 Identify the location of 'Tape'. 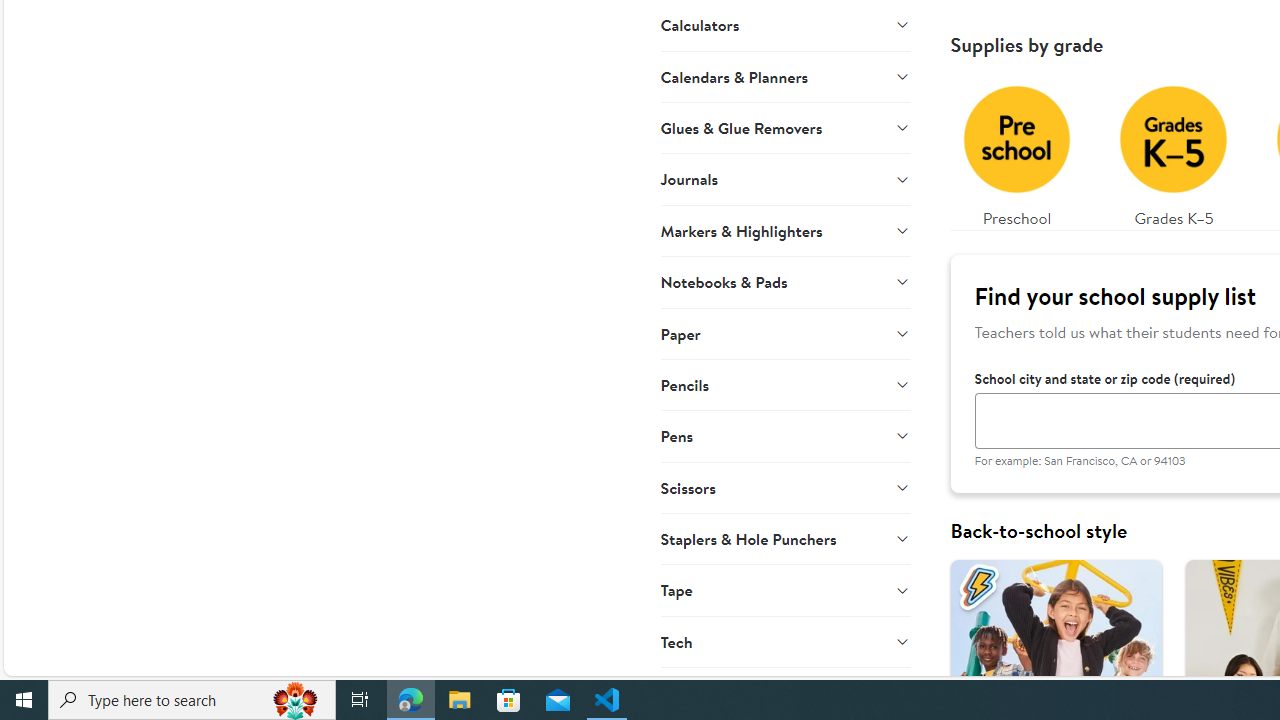
(784, 589).